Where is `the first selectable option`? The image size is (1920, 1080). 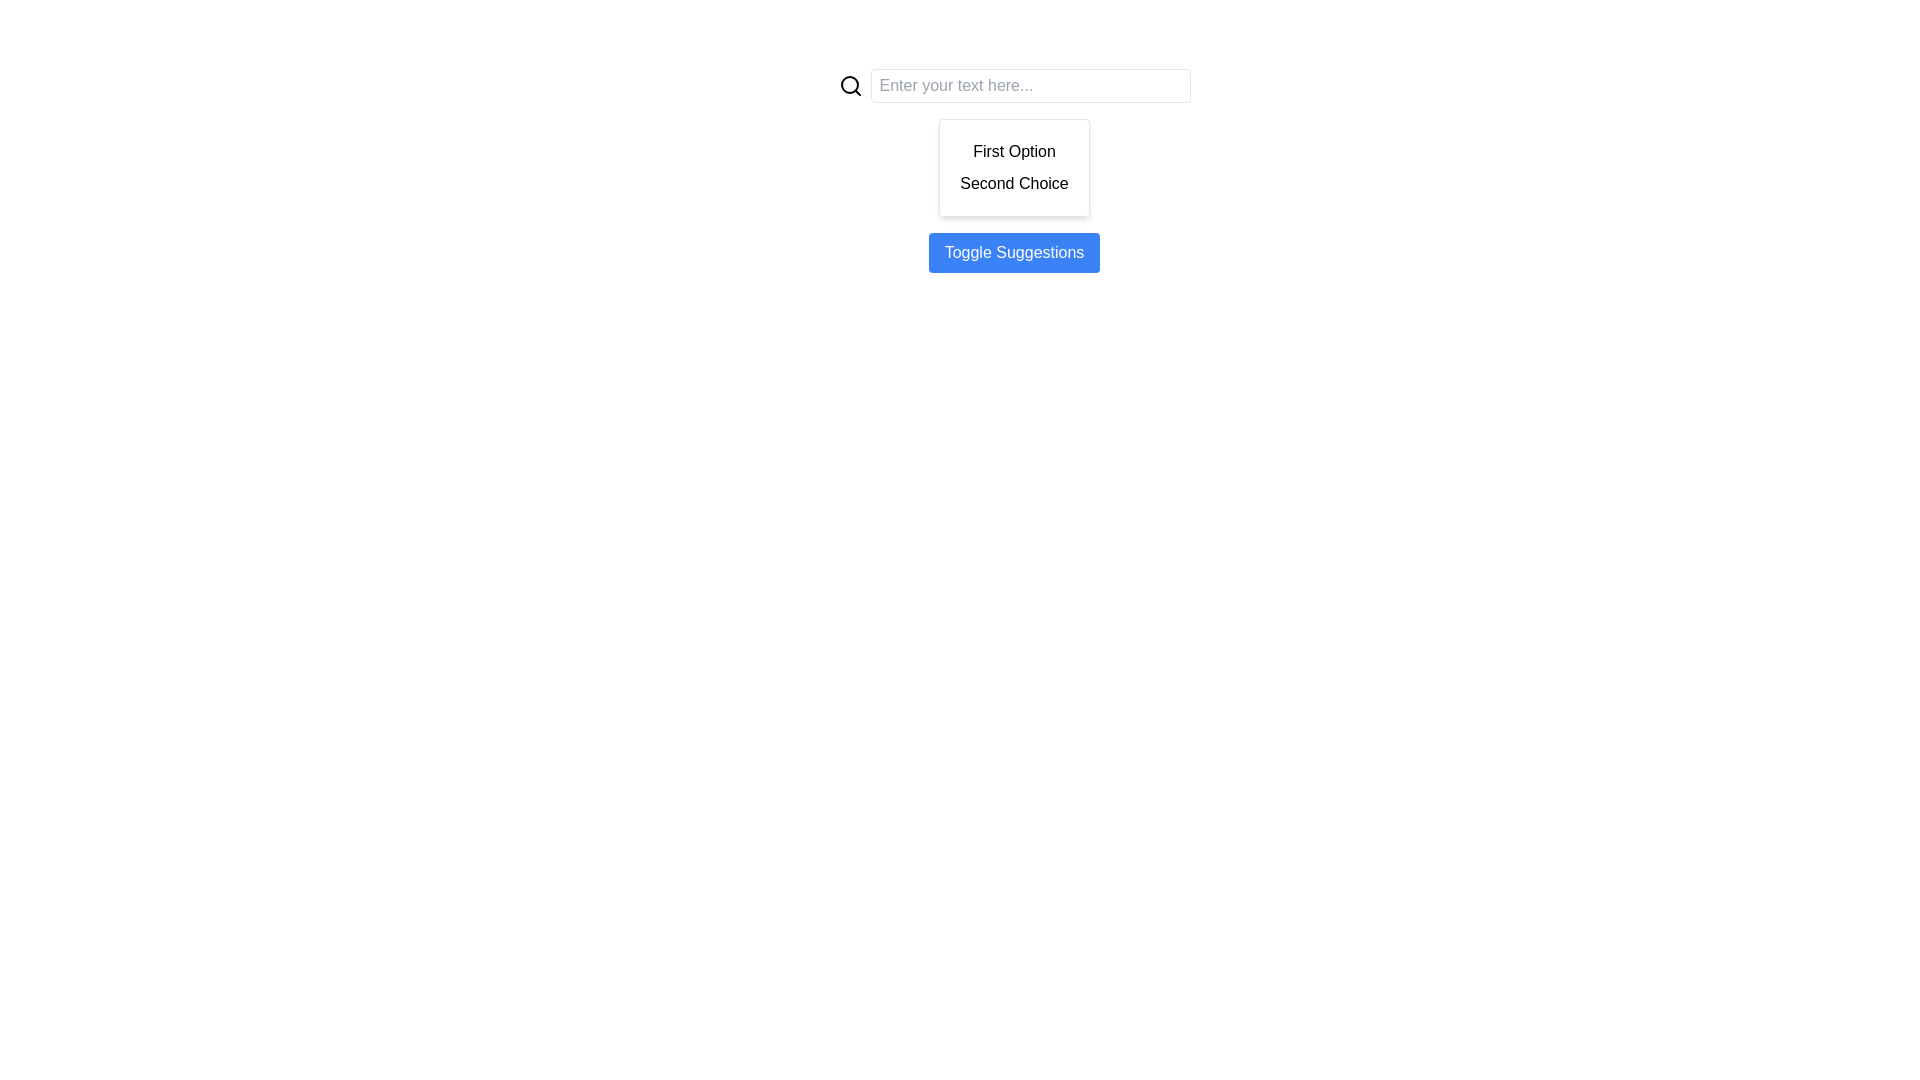 the first selectable option is located at coordinates (1014, 150).